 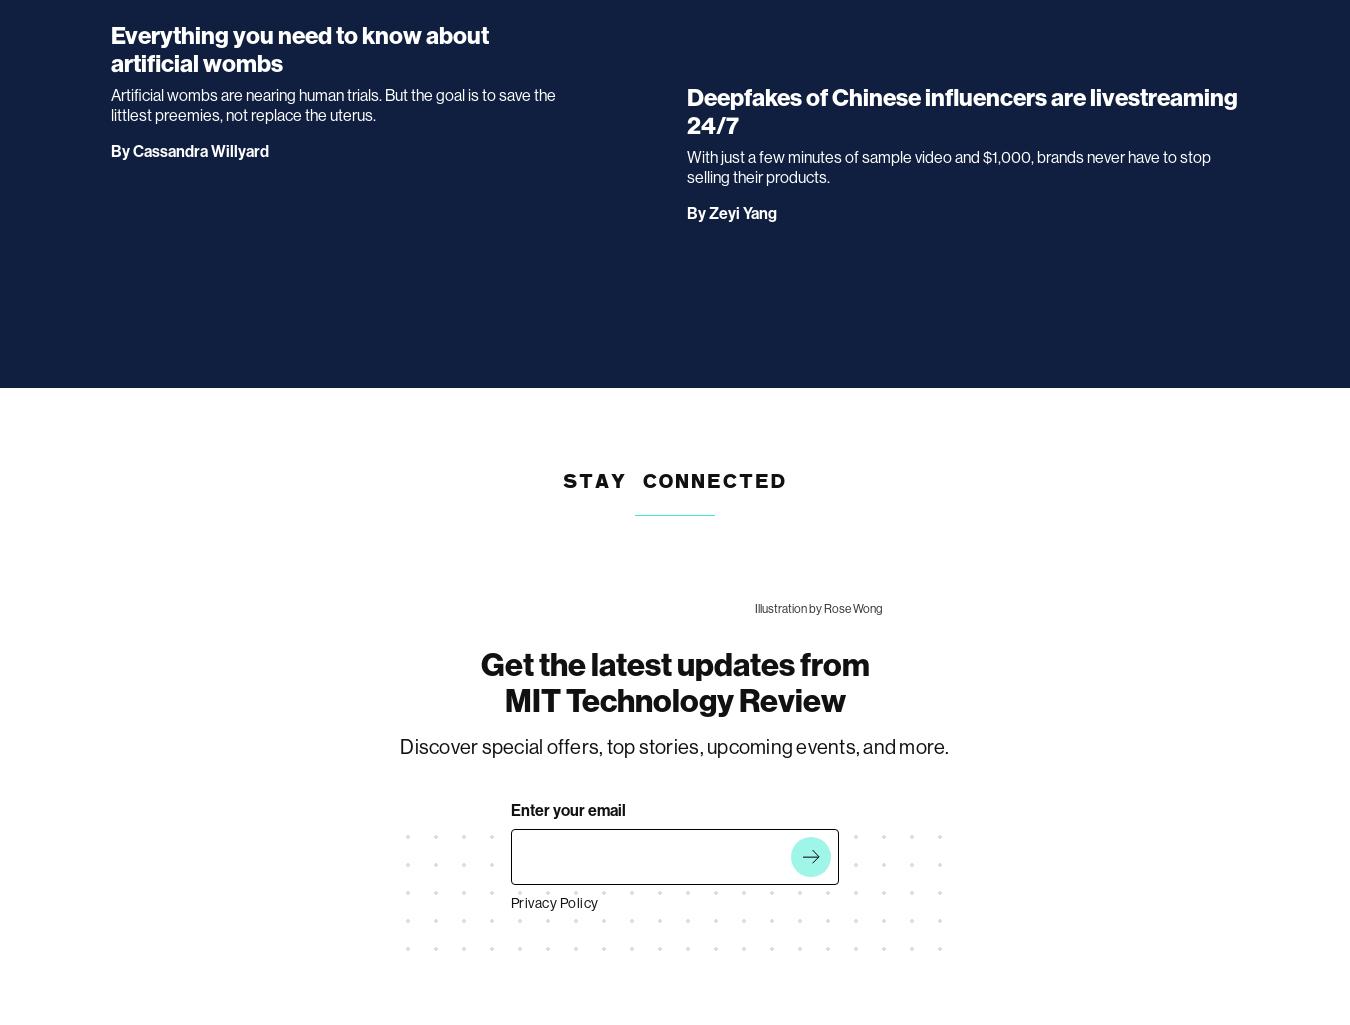 I want to click on 'Privacy Policy', so click(x=553, y=902).